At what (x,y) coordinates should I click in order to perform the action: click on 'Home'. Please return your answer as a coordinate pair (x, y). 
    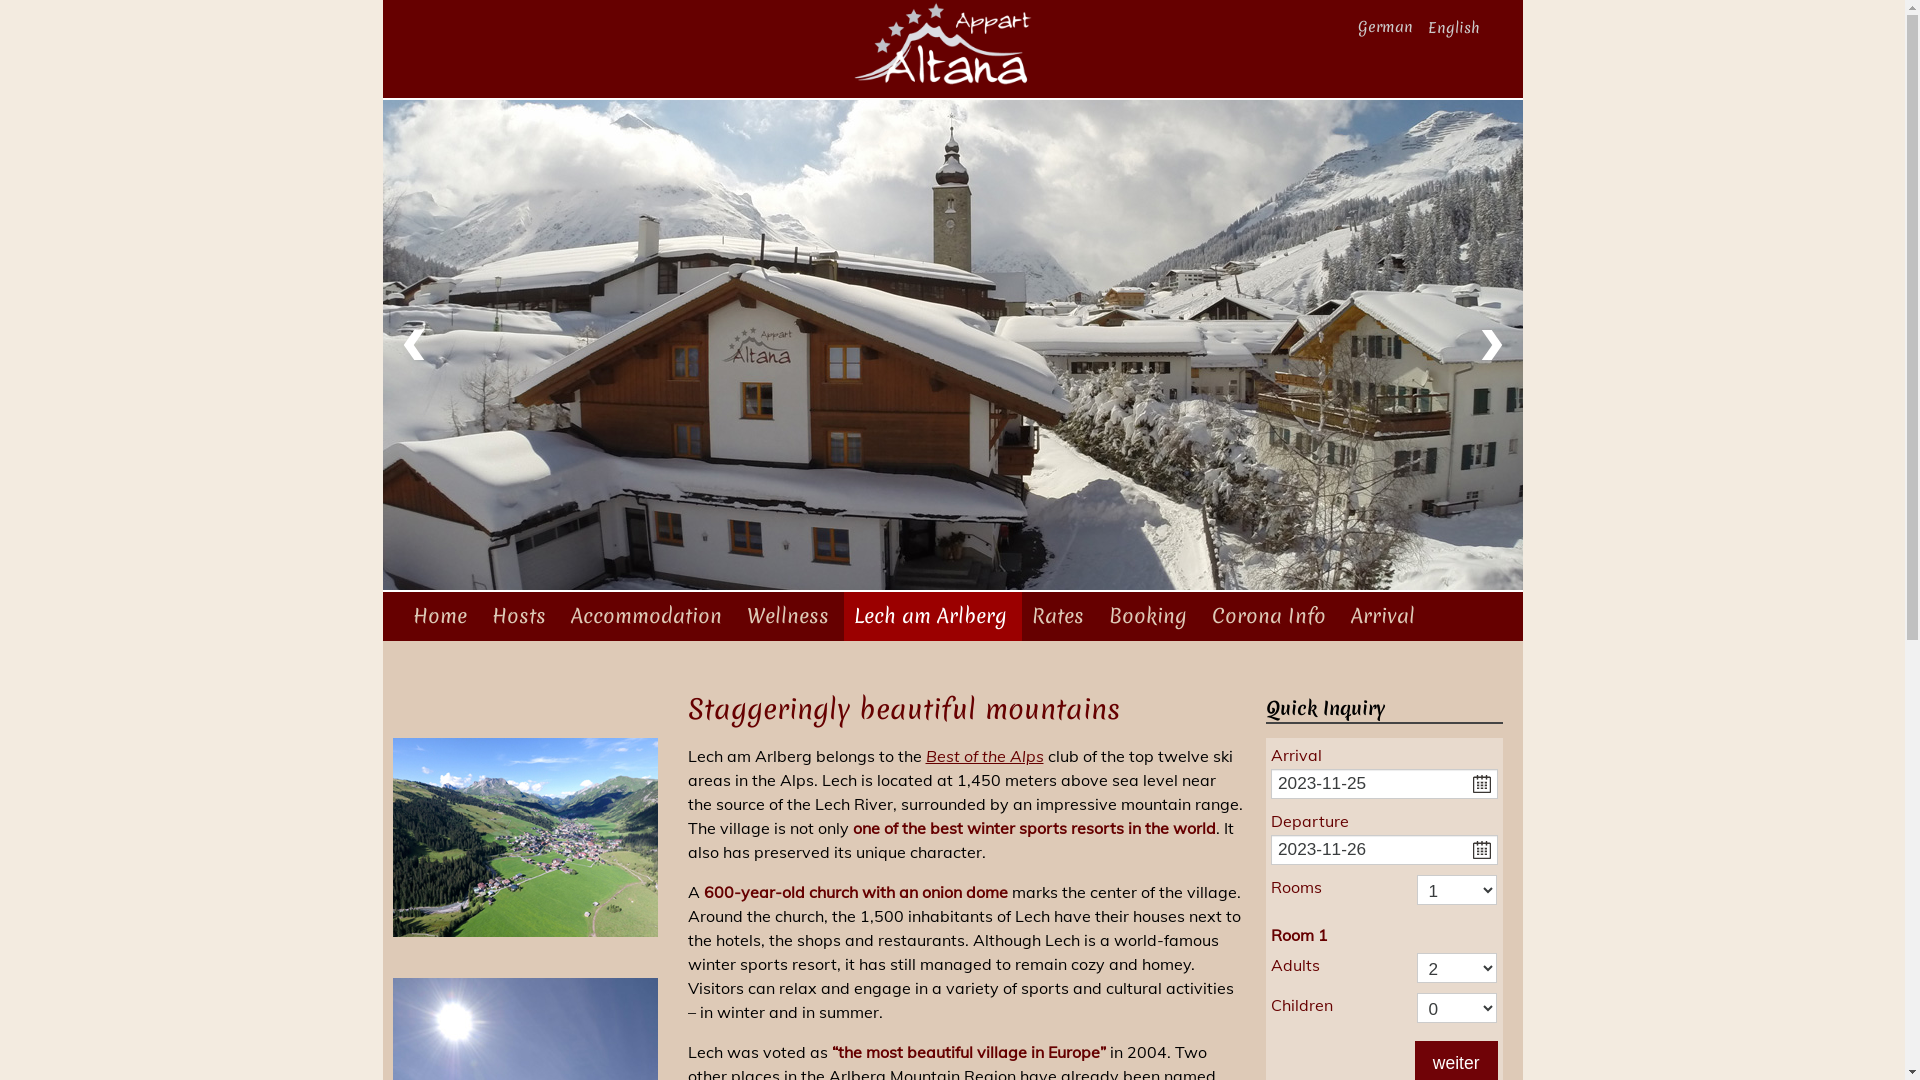
    Looking at the image, I should click on (440, 615).